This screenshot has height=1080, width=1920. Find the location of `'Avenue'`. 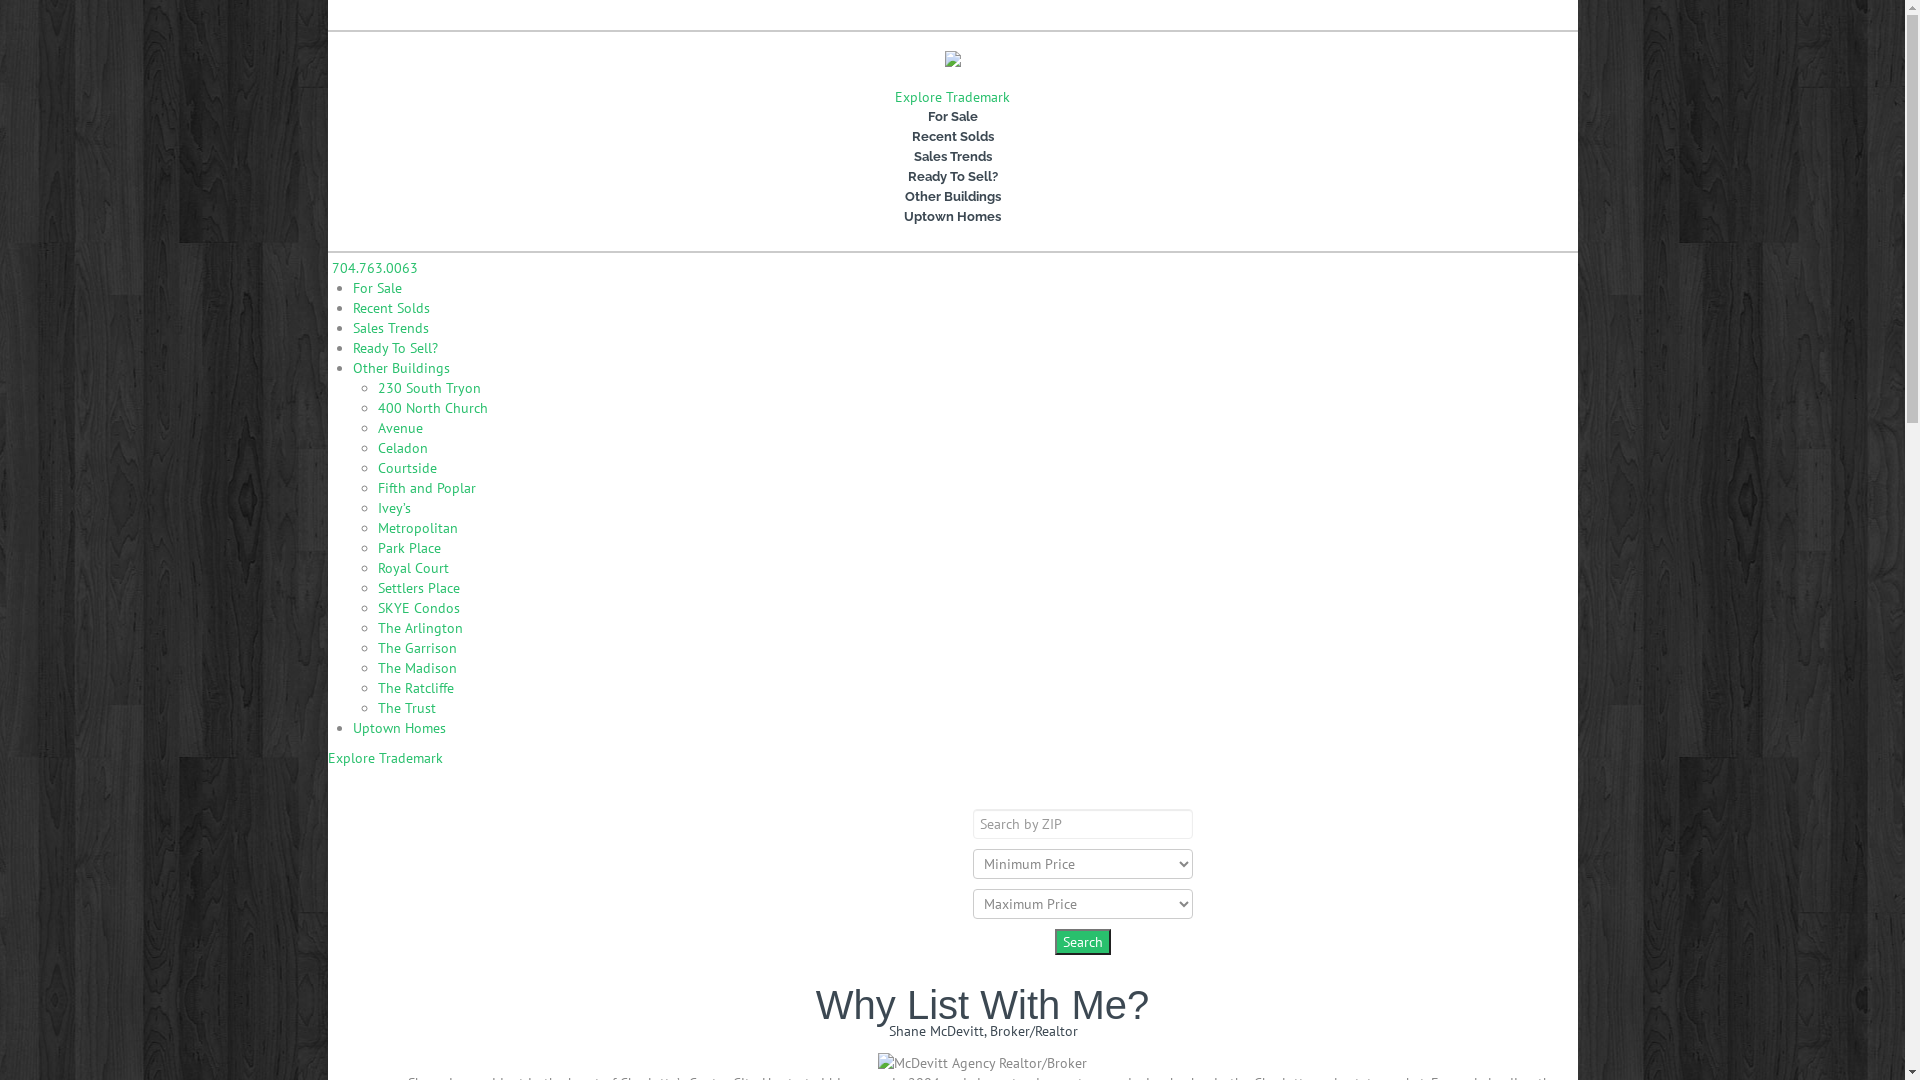

'Avenue' is located at coordinates (400, 427).